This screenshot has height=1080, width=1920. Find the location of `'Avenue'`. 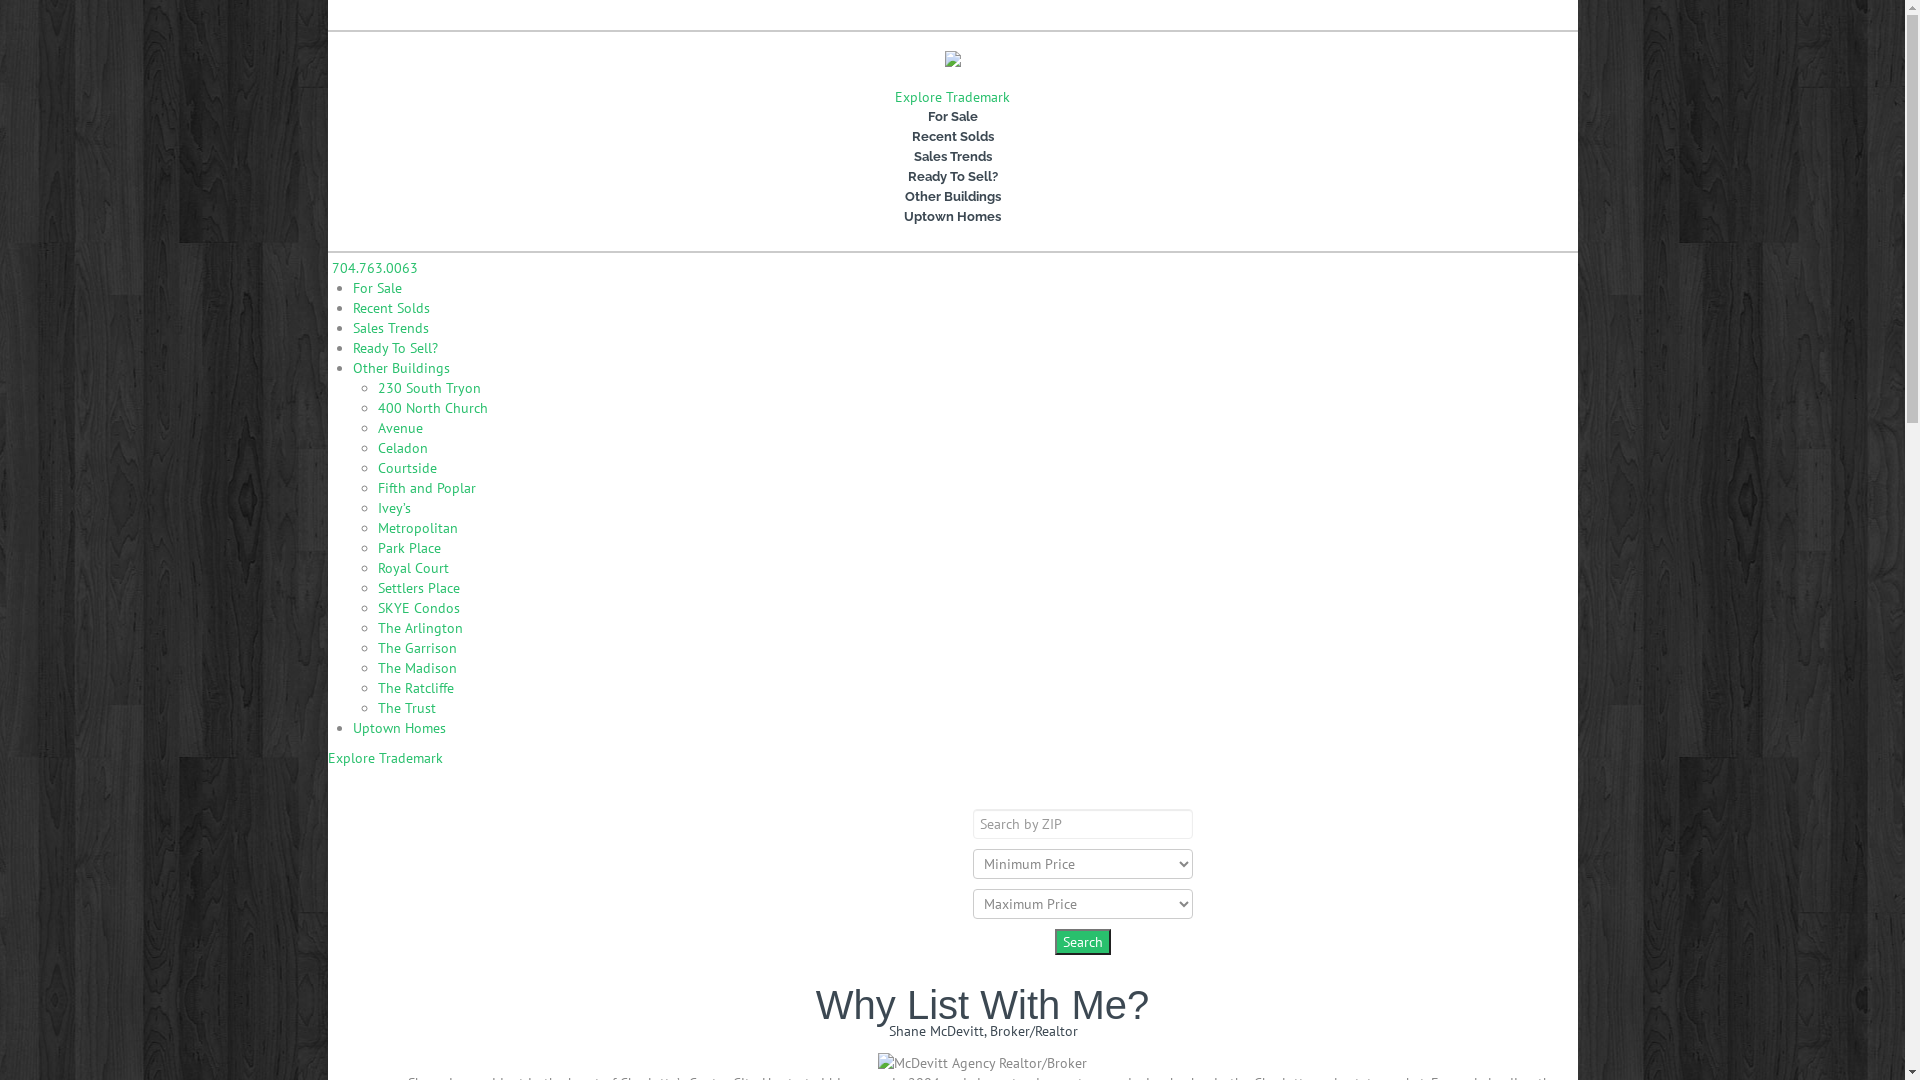

'Avenue' is located at coordinates (400, 427).